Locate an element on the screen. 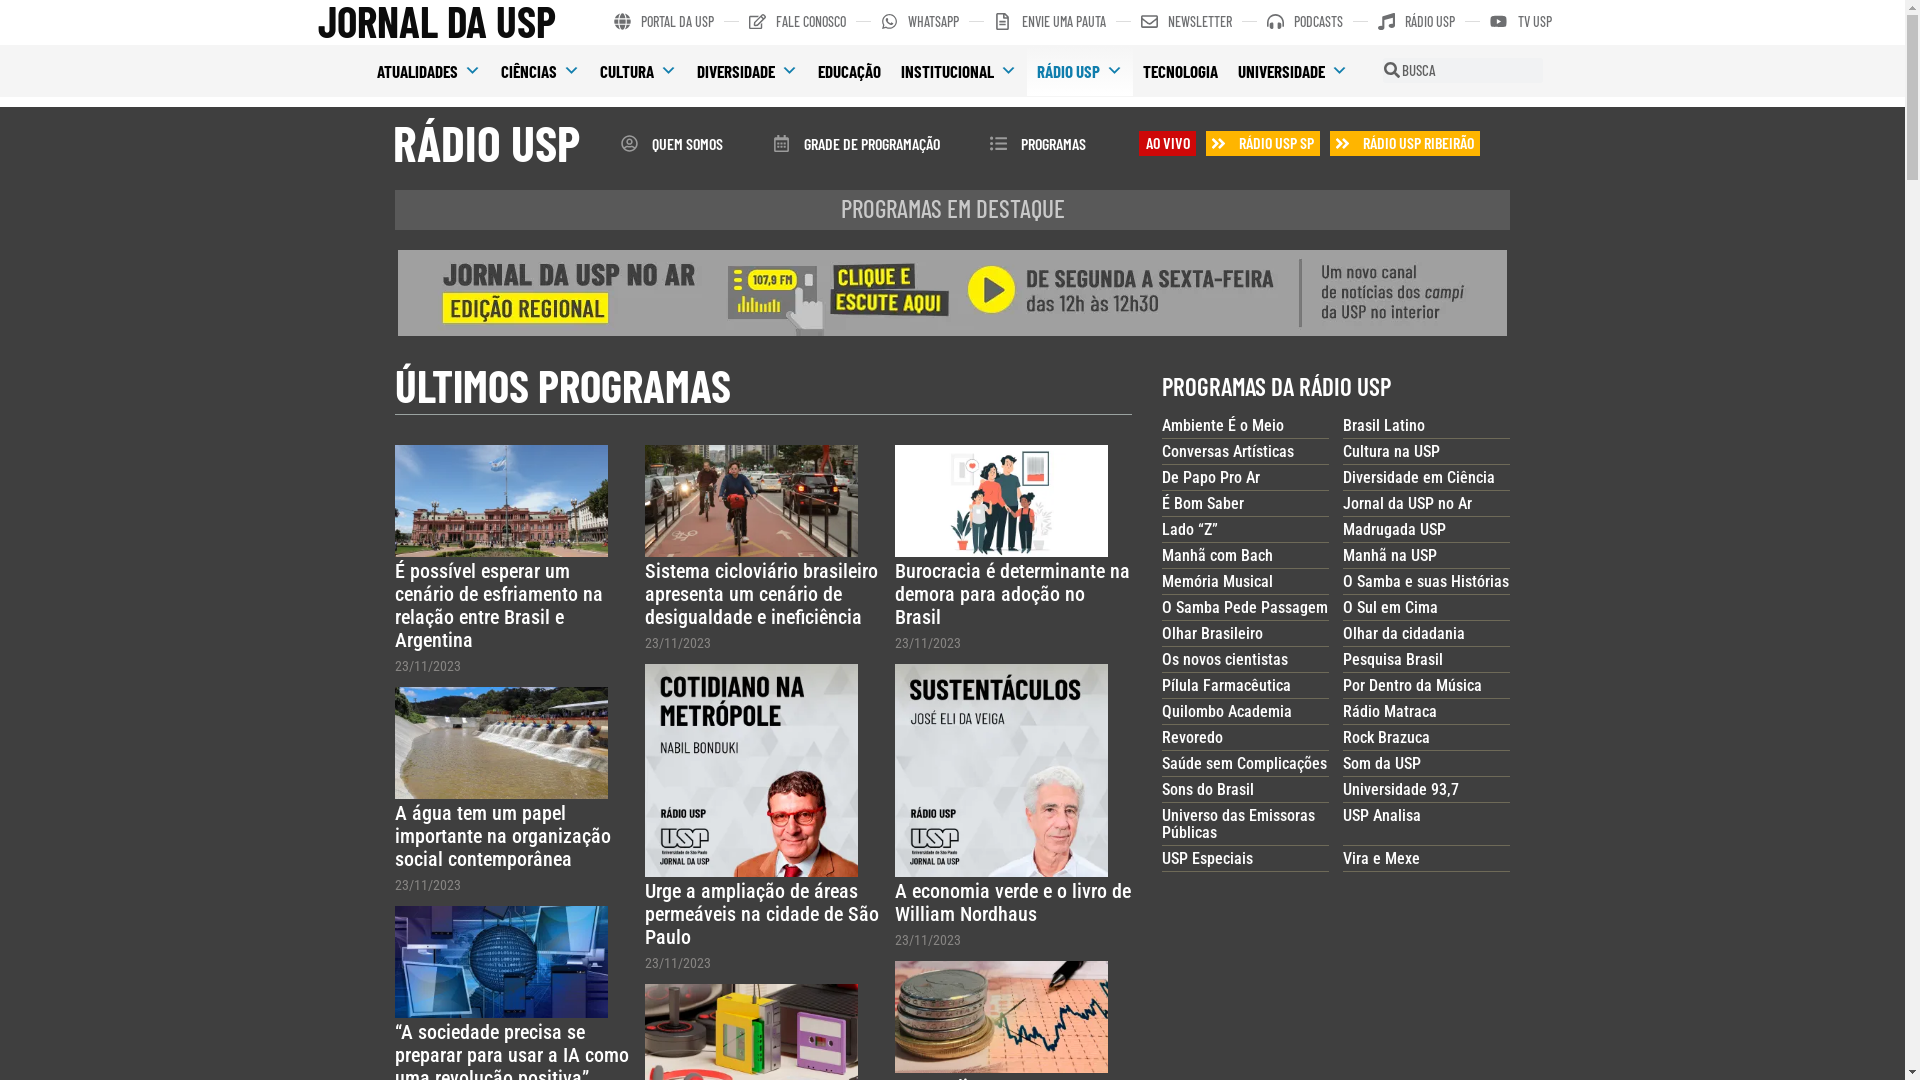 This screenshot has width=1920, height=1080. 'De Papo Pro Ar' is located at coordinates (1209, 477).